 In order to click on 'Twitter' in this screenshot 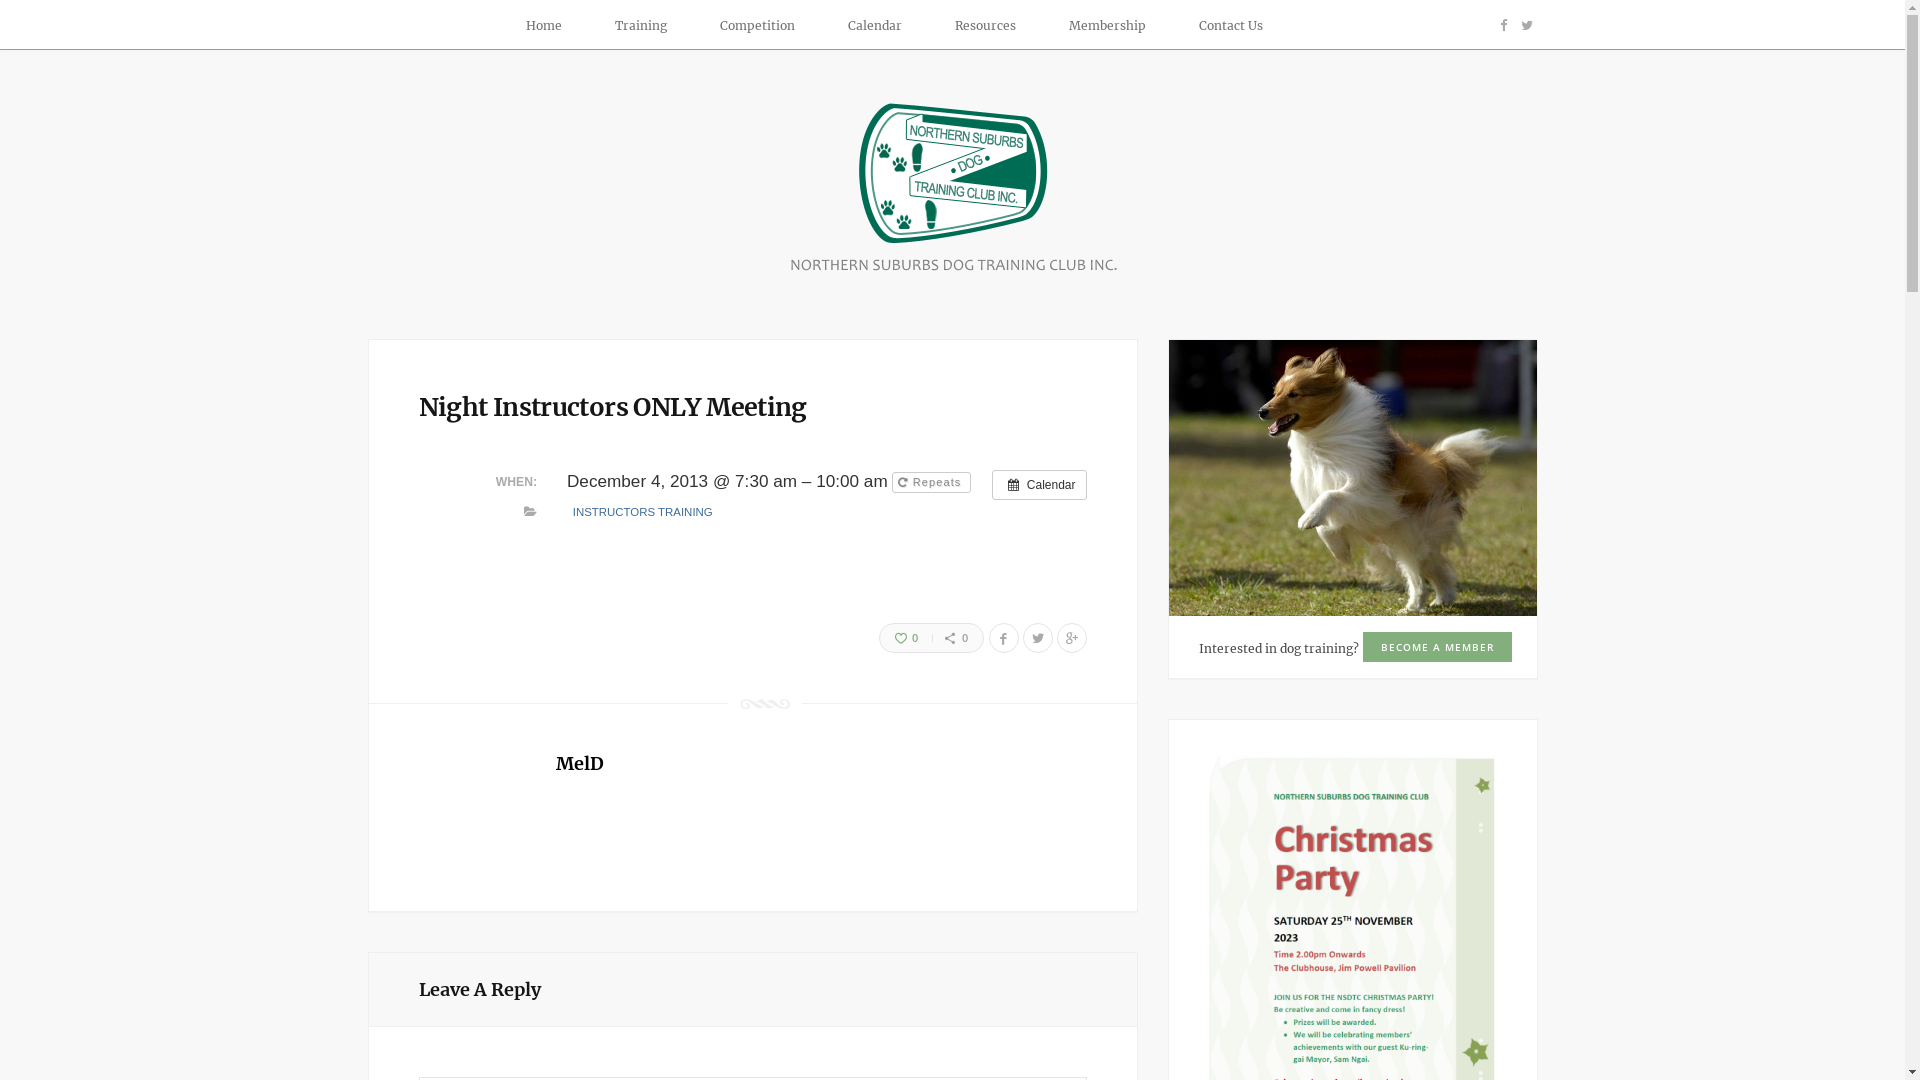, I will do `click(1525, 24)`.